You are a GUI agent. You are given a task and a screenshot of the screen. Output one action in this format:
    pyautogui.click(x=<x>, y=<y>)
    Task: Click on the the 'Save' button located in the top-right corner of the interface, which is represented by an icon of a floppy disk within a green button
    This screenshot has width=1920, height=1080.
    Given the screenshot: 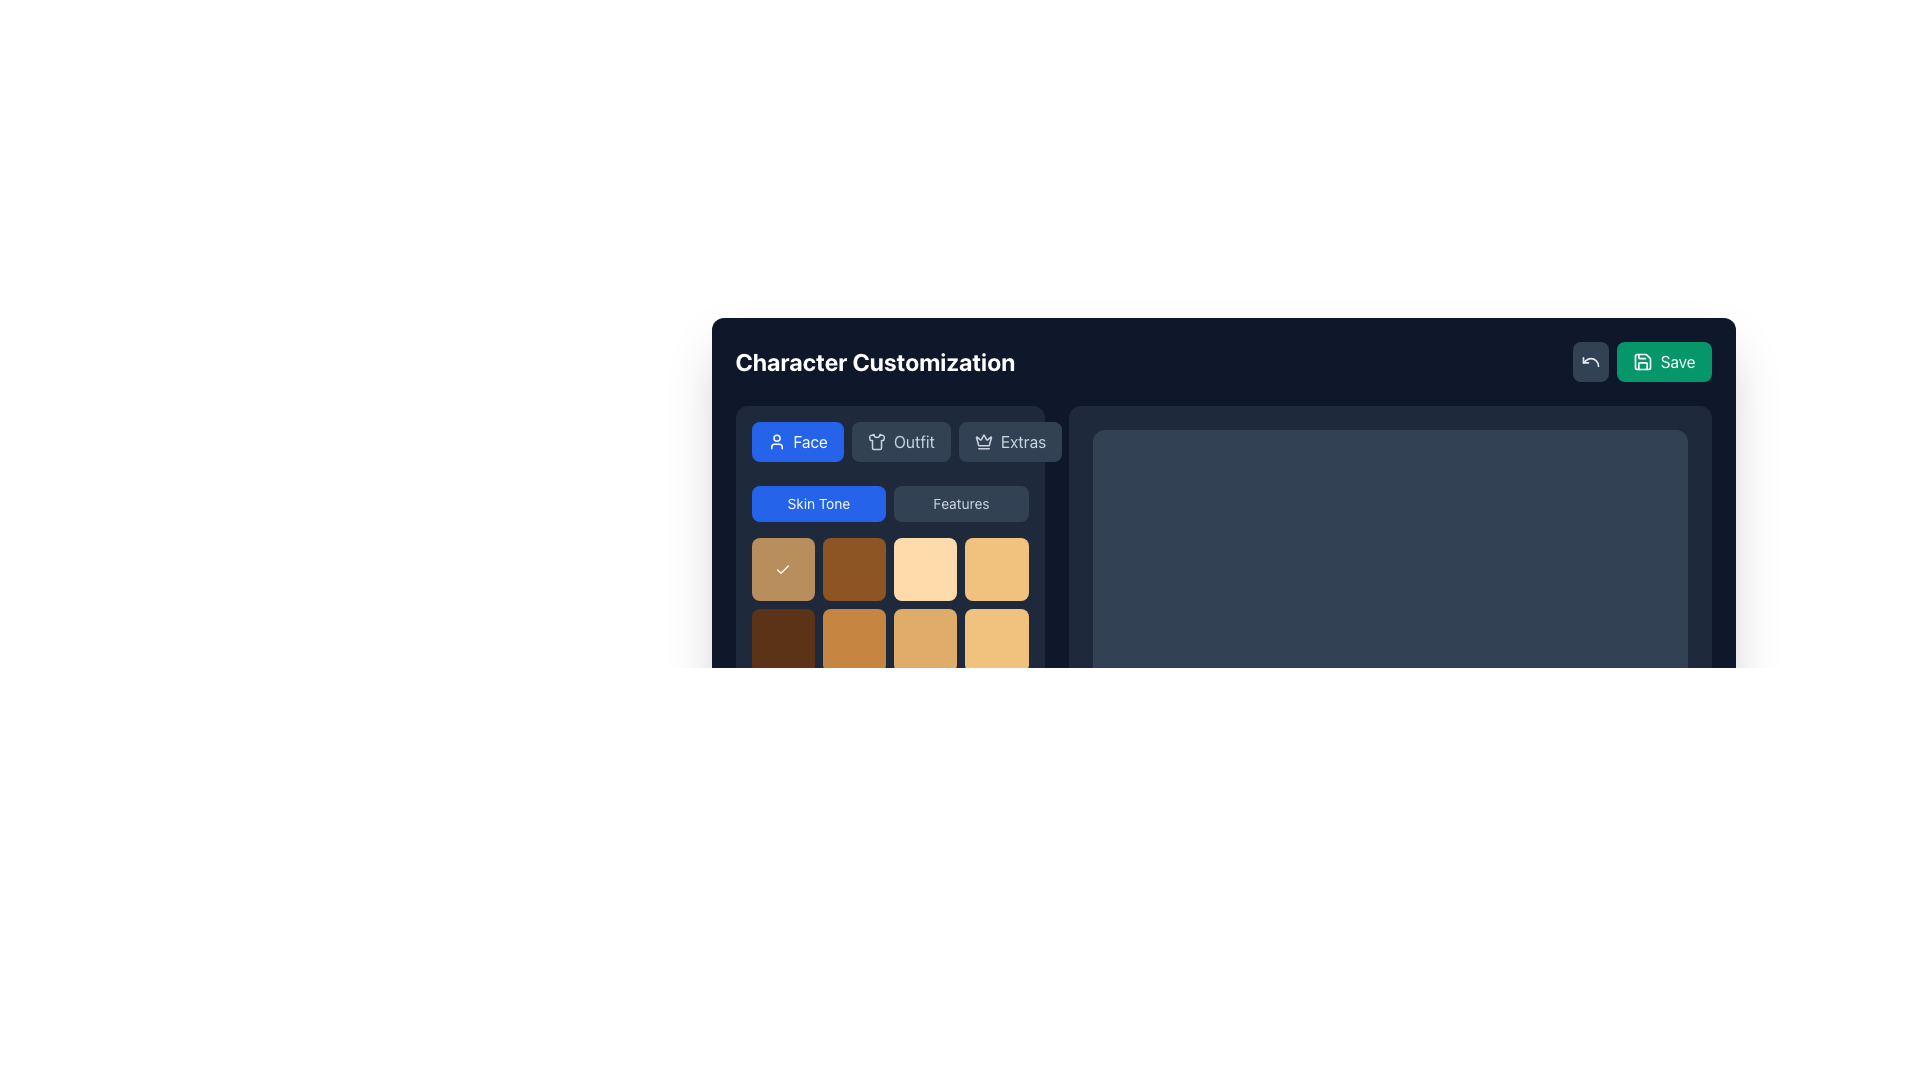 What is the action you would take?
    pyautogui.click(x=1642, y=362)
    